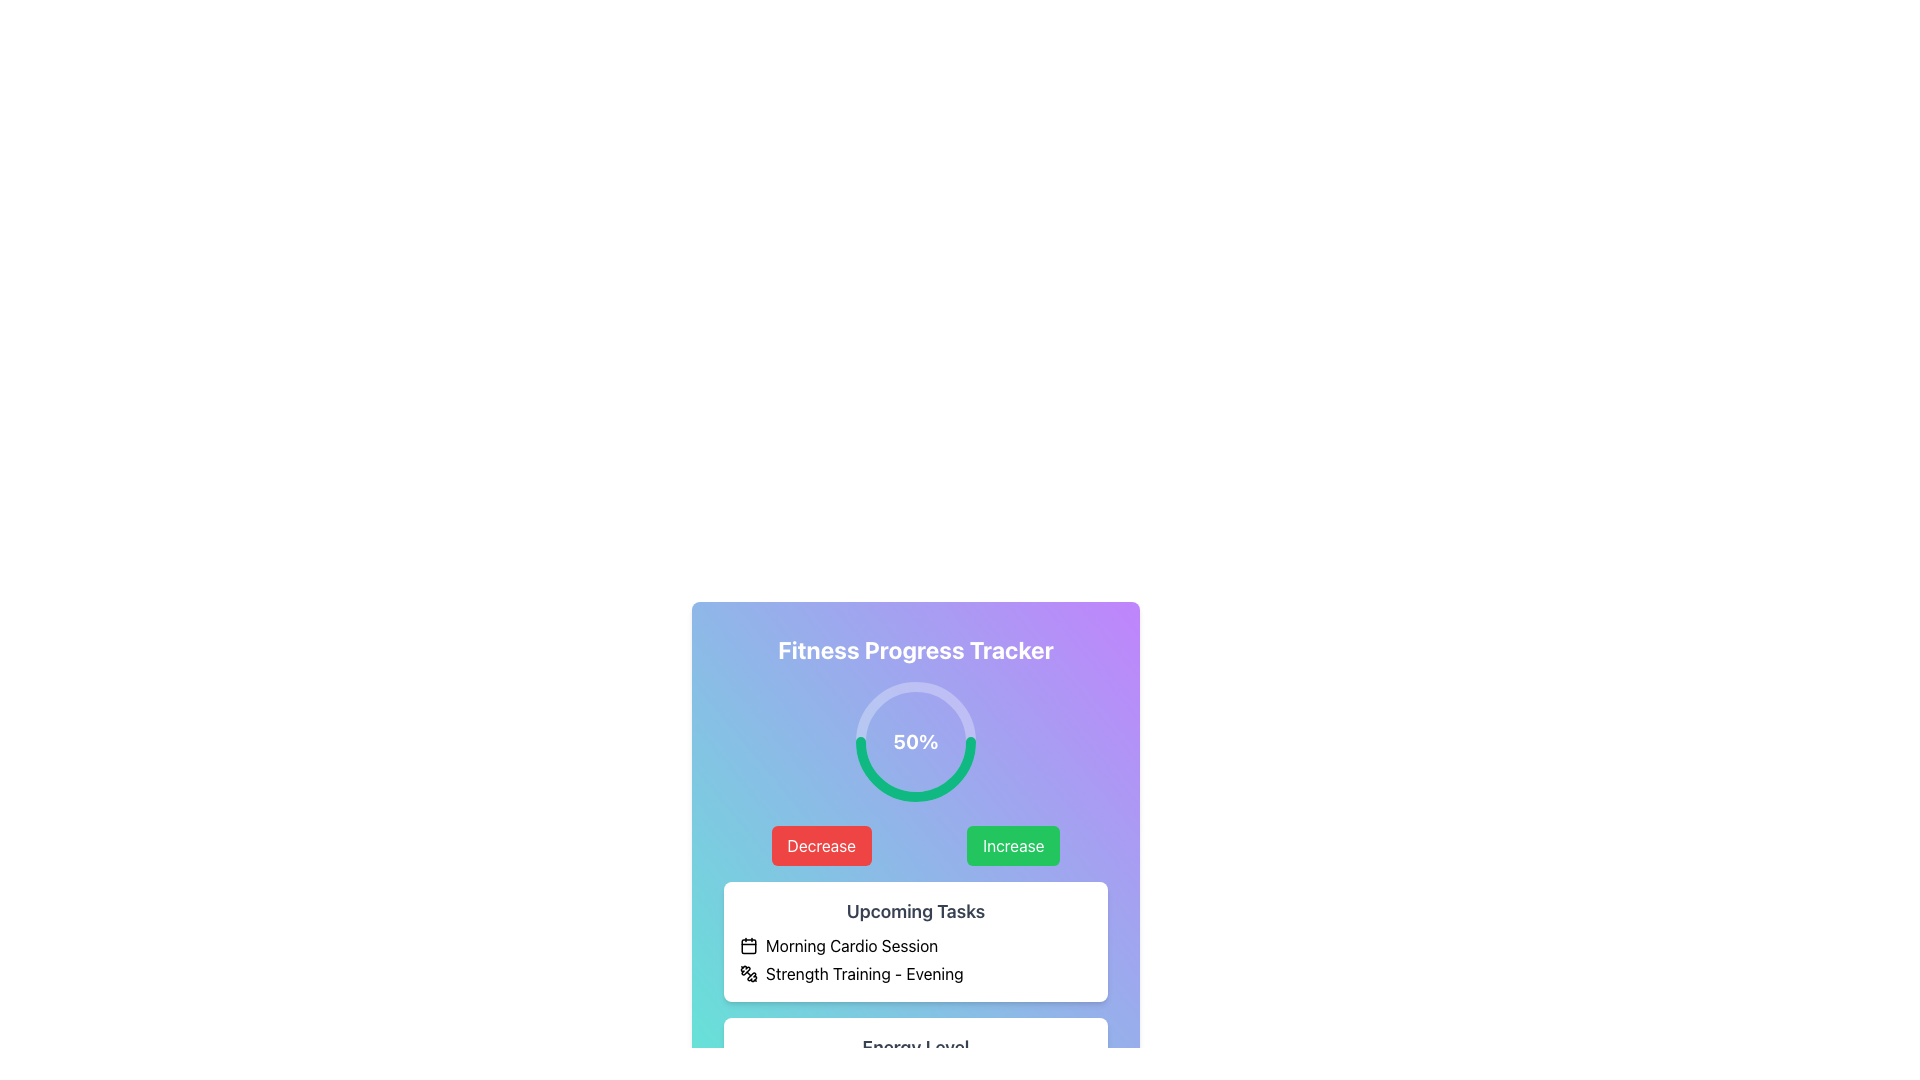 This screenshot has width=1920, height=1080. What do you see at coordinates (915, 845) in the screenshot?
I see `the 'Decrease' (red) or 'Increase' (green) button in the 'Fitness Progress Tracker' section to trigger a hover effect` at bounding box center [915, 845].